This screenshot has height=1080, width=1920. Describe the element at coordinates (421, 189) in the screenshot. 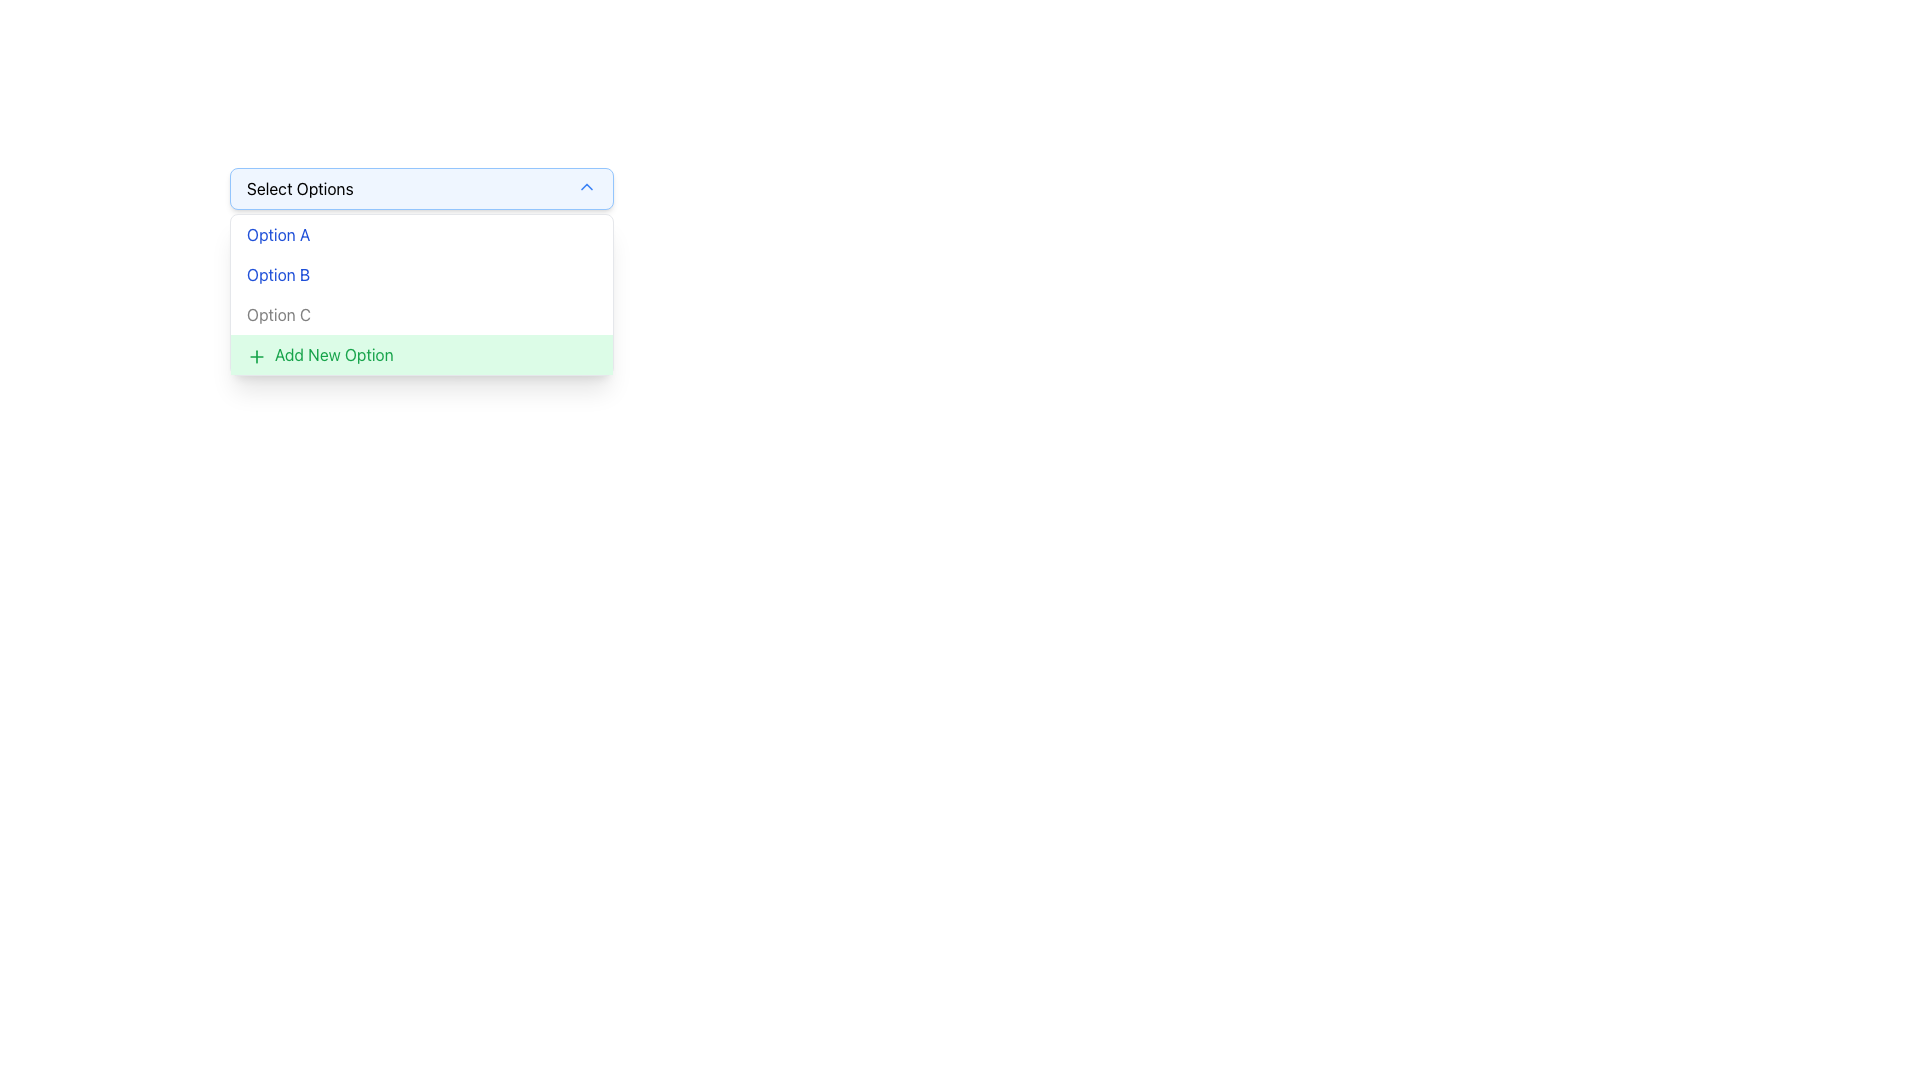

I see `the Dropdown Menu Header that contains the text 'Select Options' and has a chevron pointing upwards, styled with a light blue background and rounded borders` at that location.